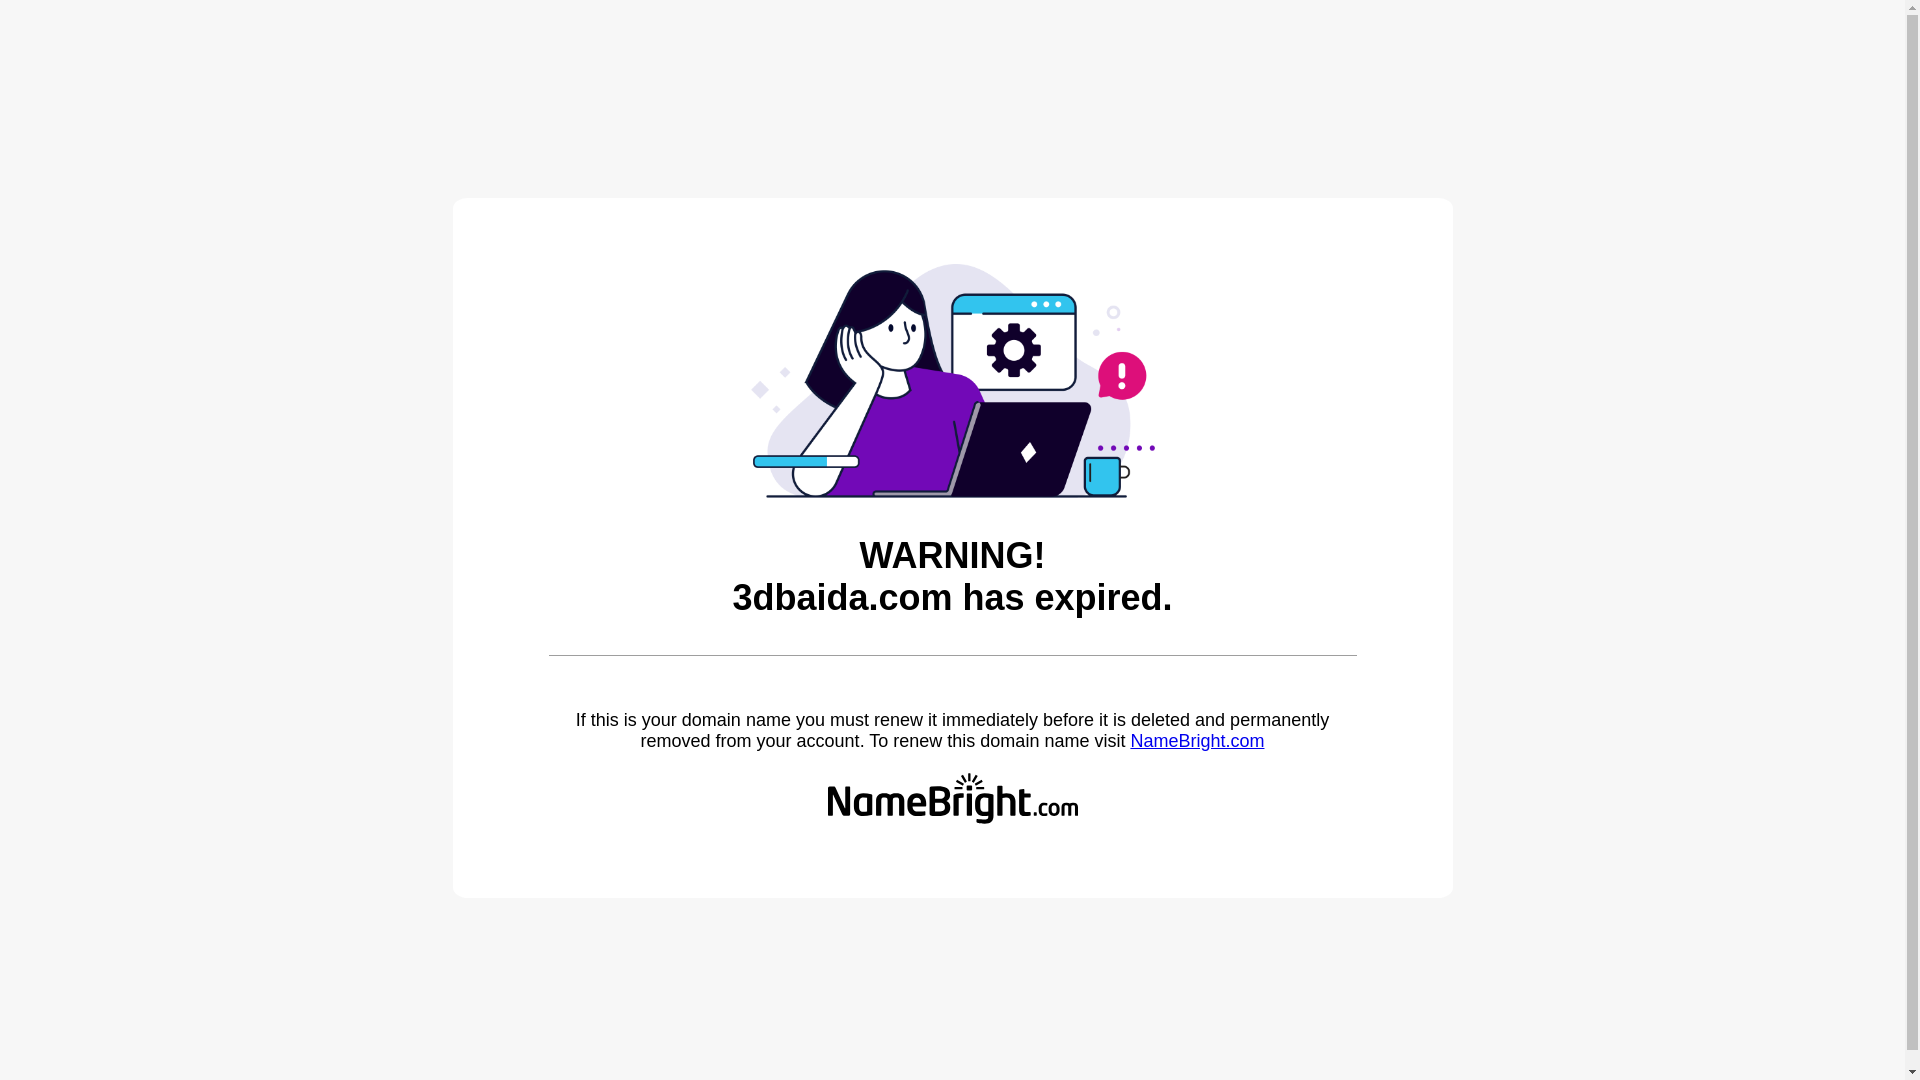  What do you see at coordinates (1196, 740) in the screenshot?
I see `'NameBright.com'` at bounding box center [1196, 740].